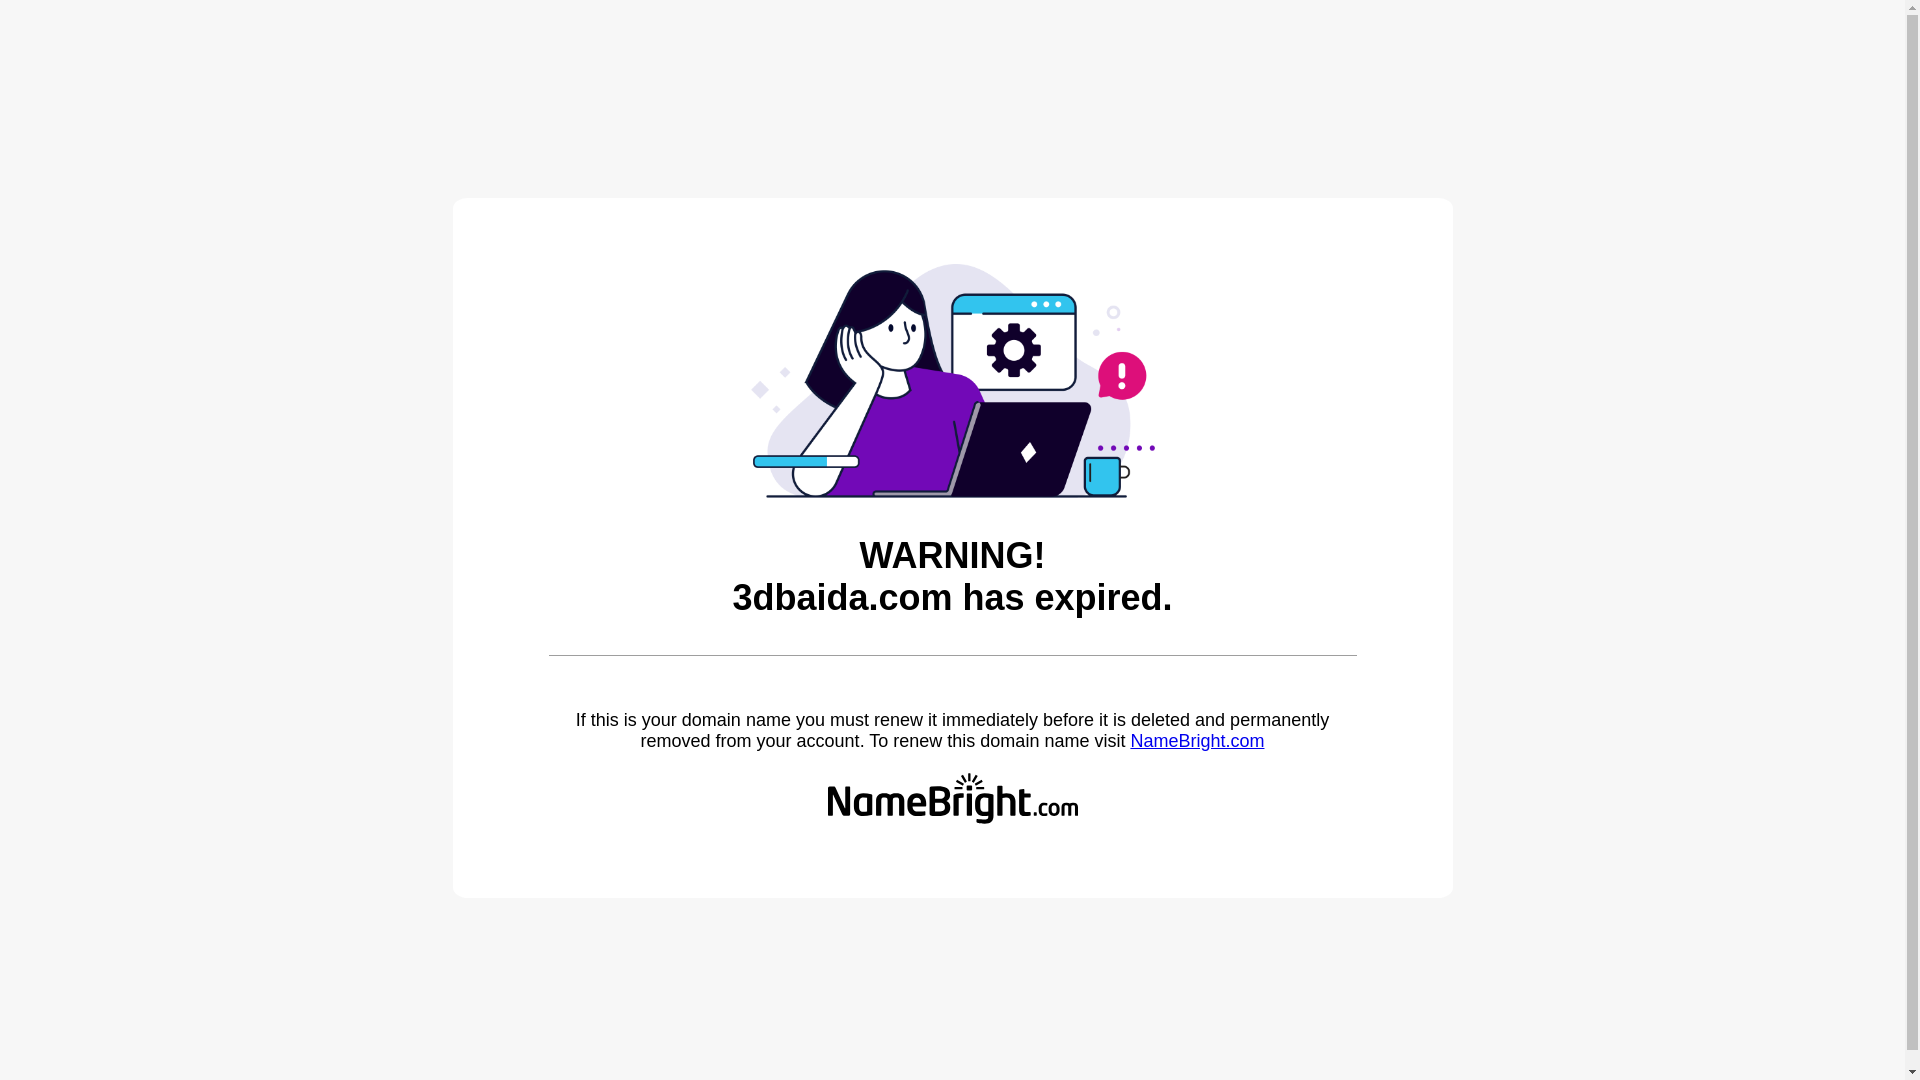  What do you see at coordinates (1196, 740) in the screenshot?
I see `'NameBright.com'` at bounding box center [1196, 740].